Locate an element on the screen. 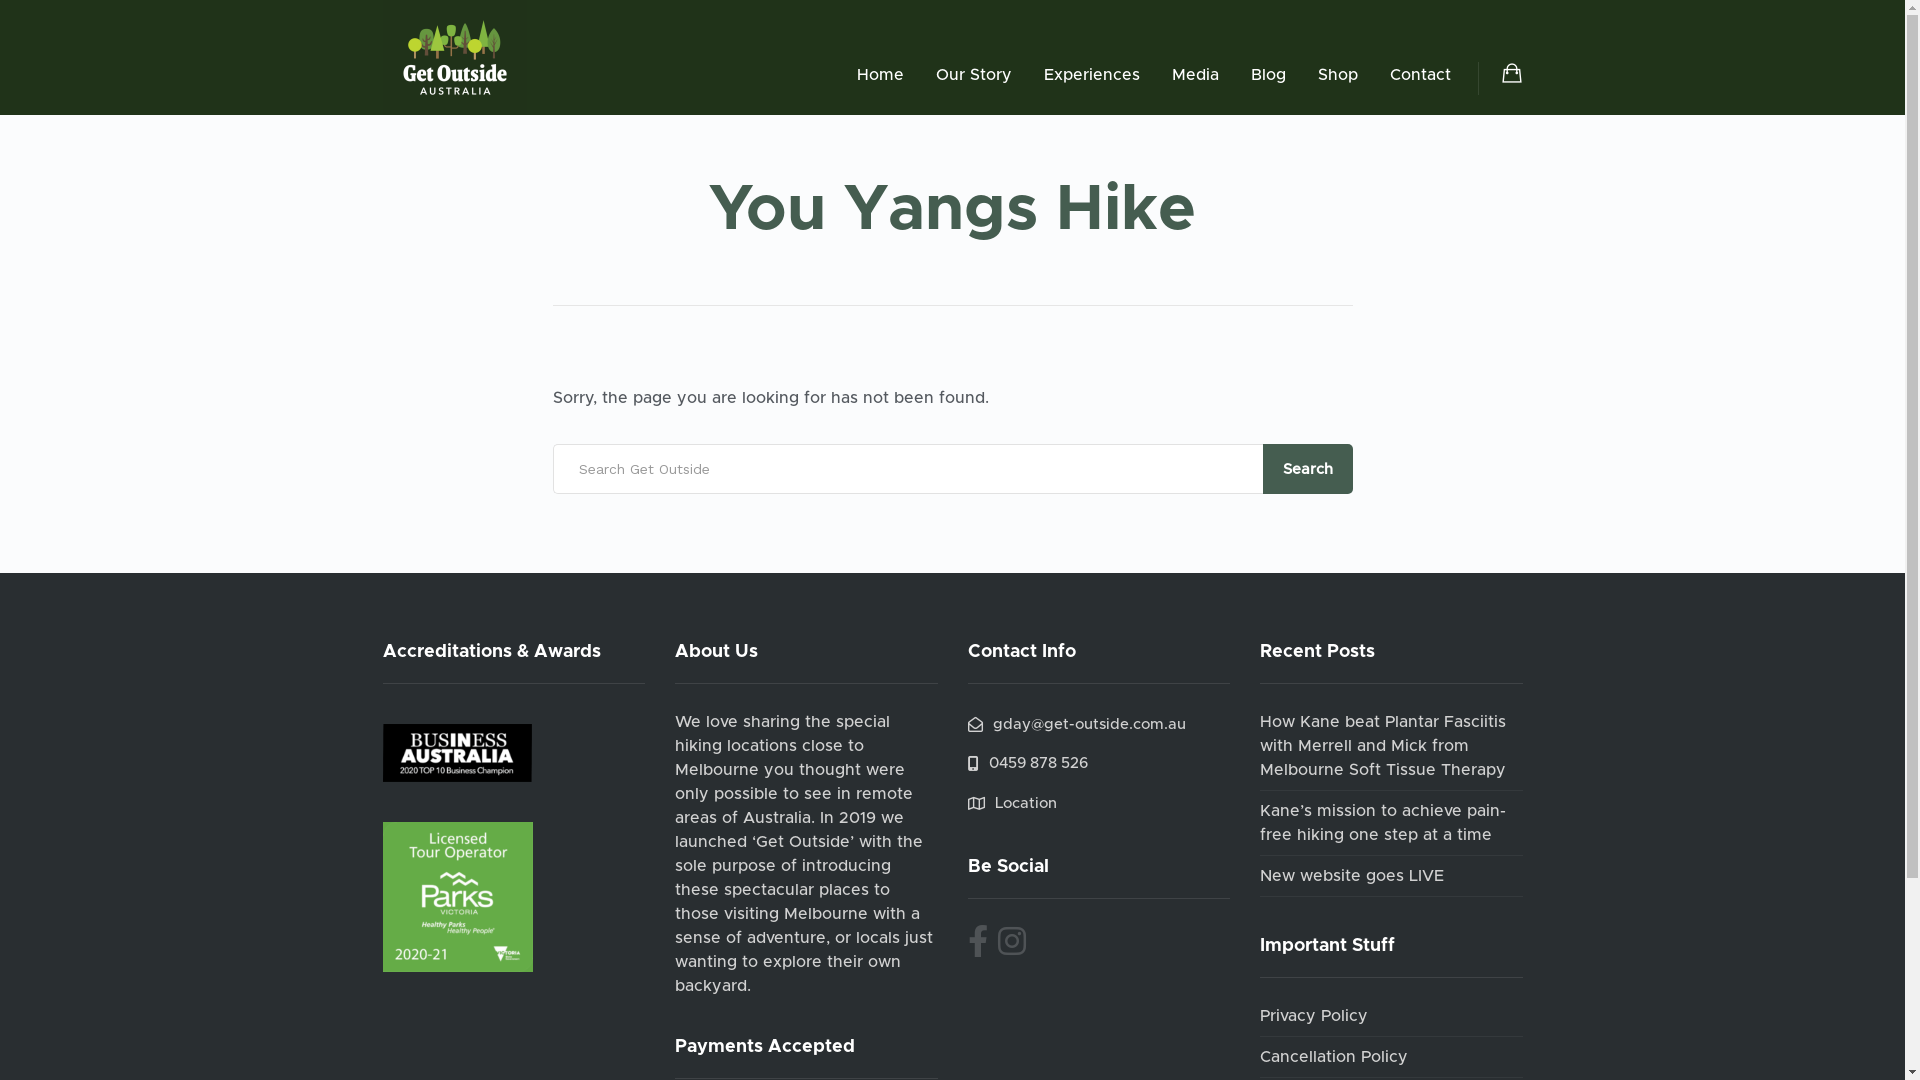 This screenshot has height=1080, width=1920. 'Home' is located at coordinates (879, 73).